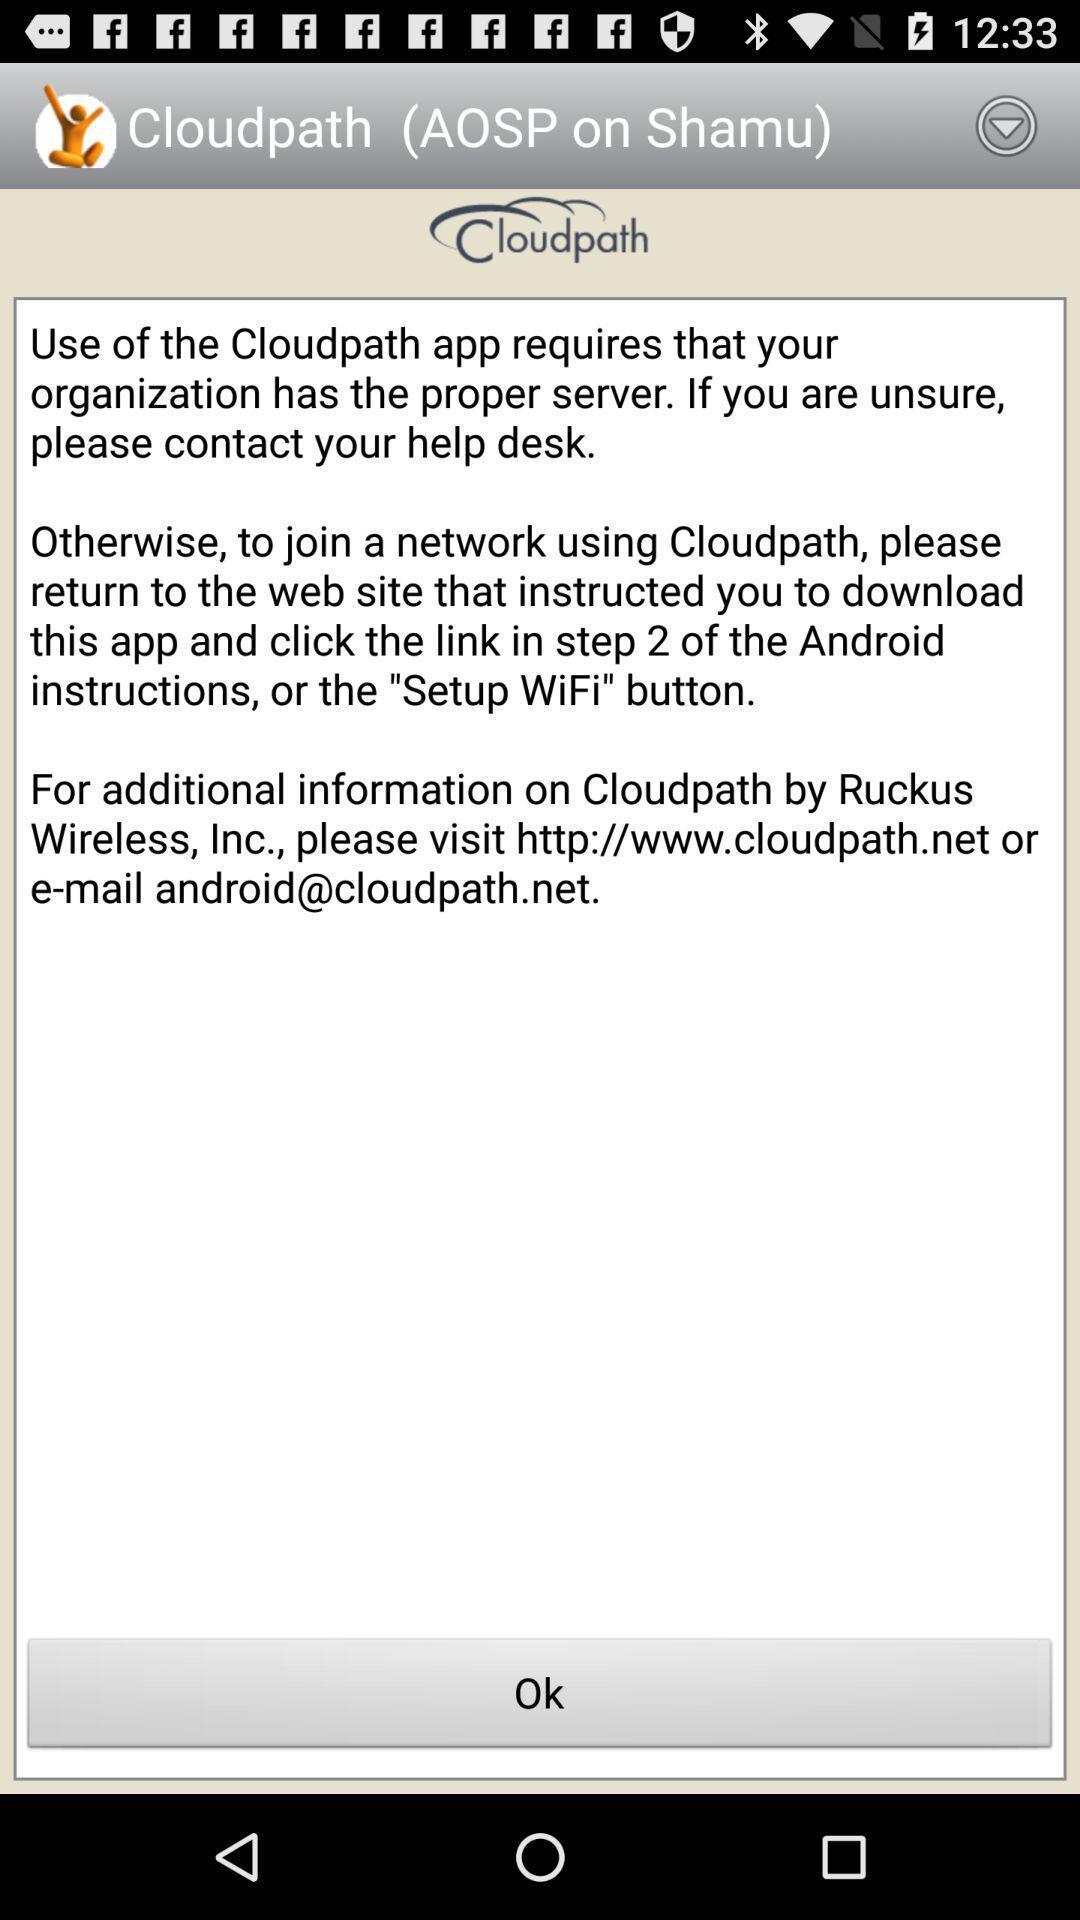  Describe the element at coordinates (1006, 124) in the screenshot. I see `the icon to the right of cloudpath aosp on item` at that location.